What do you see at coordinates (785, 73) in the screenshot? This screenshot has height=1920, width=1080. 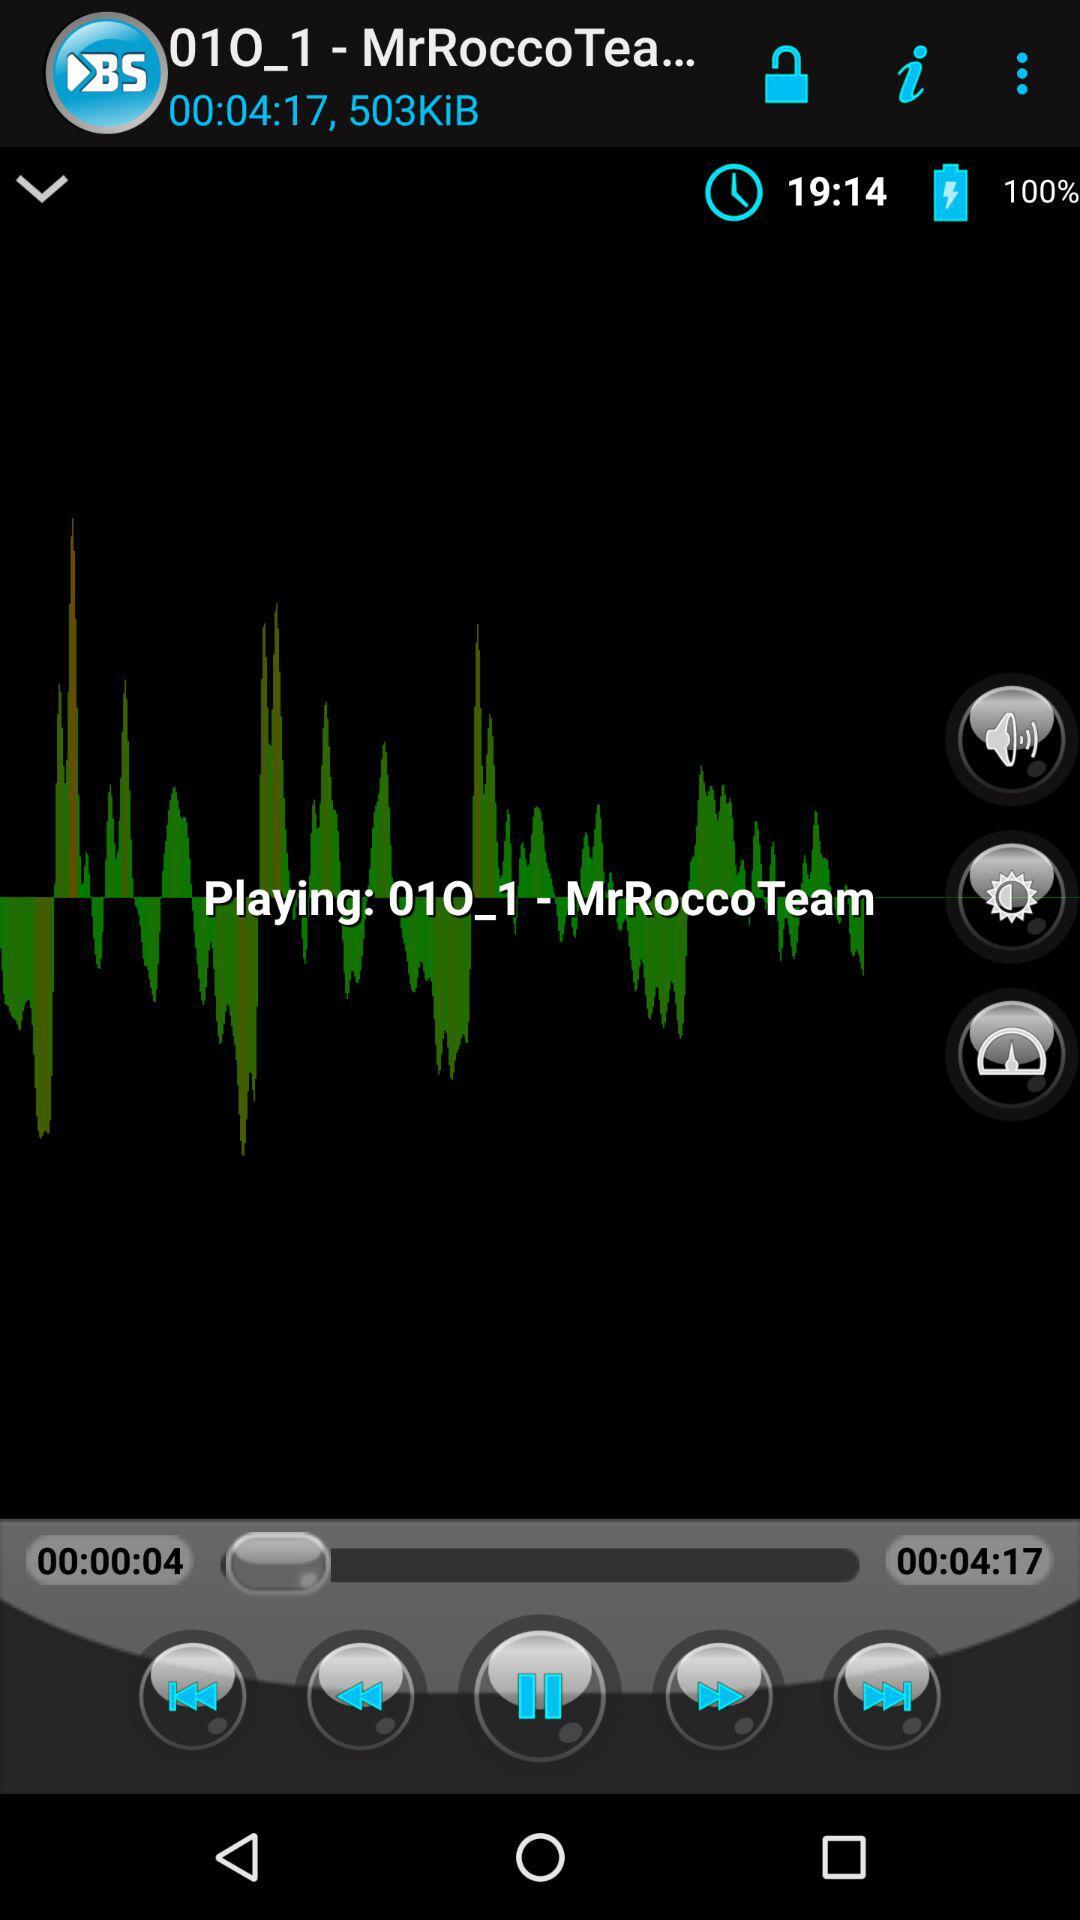 I see `icon next to 01o_1 - mrroccoteam` at bounding box center [785, 73].